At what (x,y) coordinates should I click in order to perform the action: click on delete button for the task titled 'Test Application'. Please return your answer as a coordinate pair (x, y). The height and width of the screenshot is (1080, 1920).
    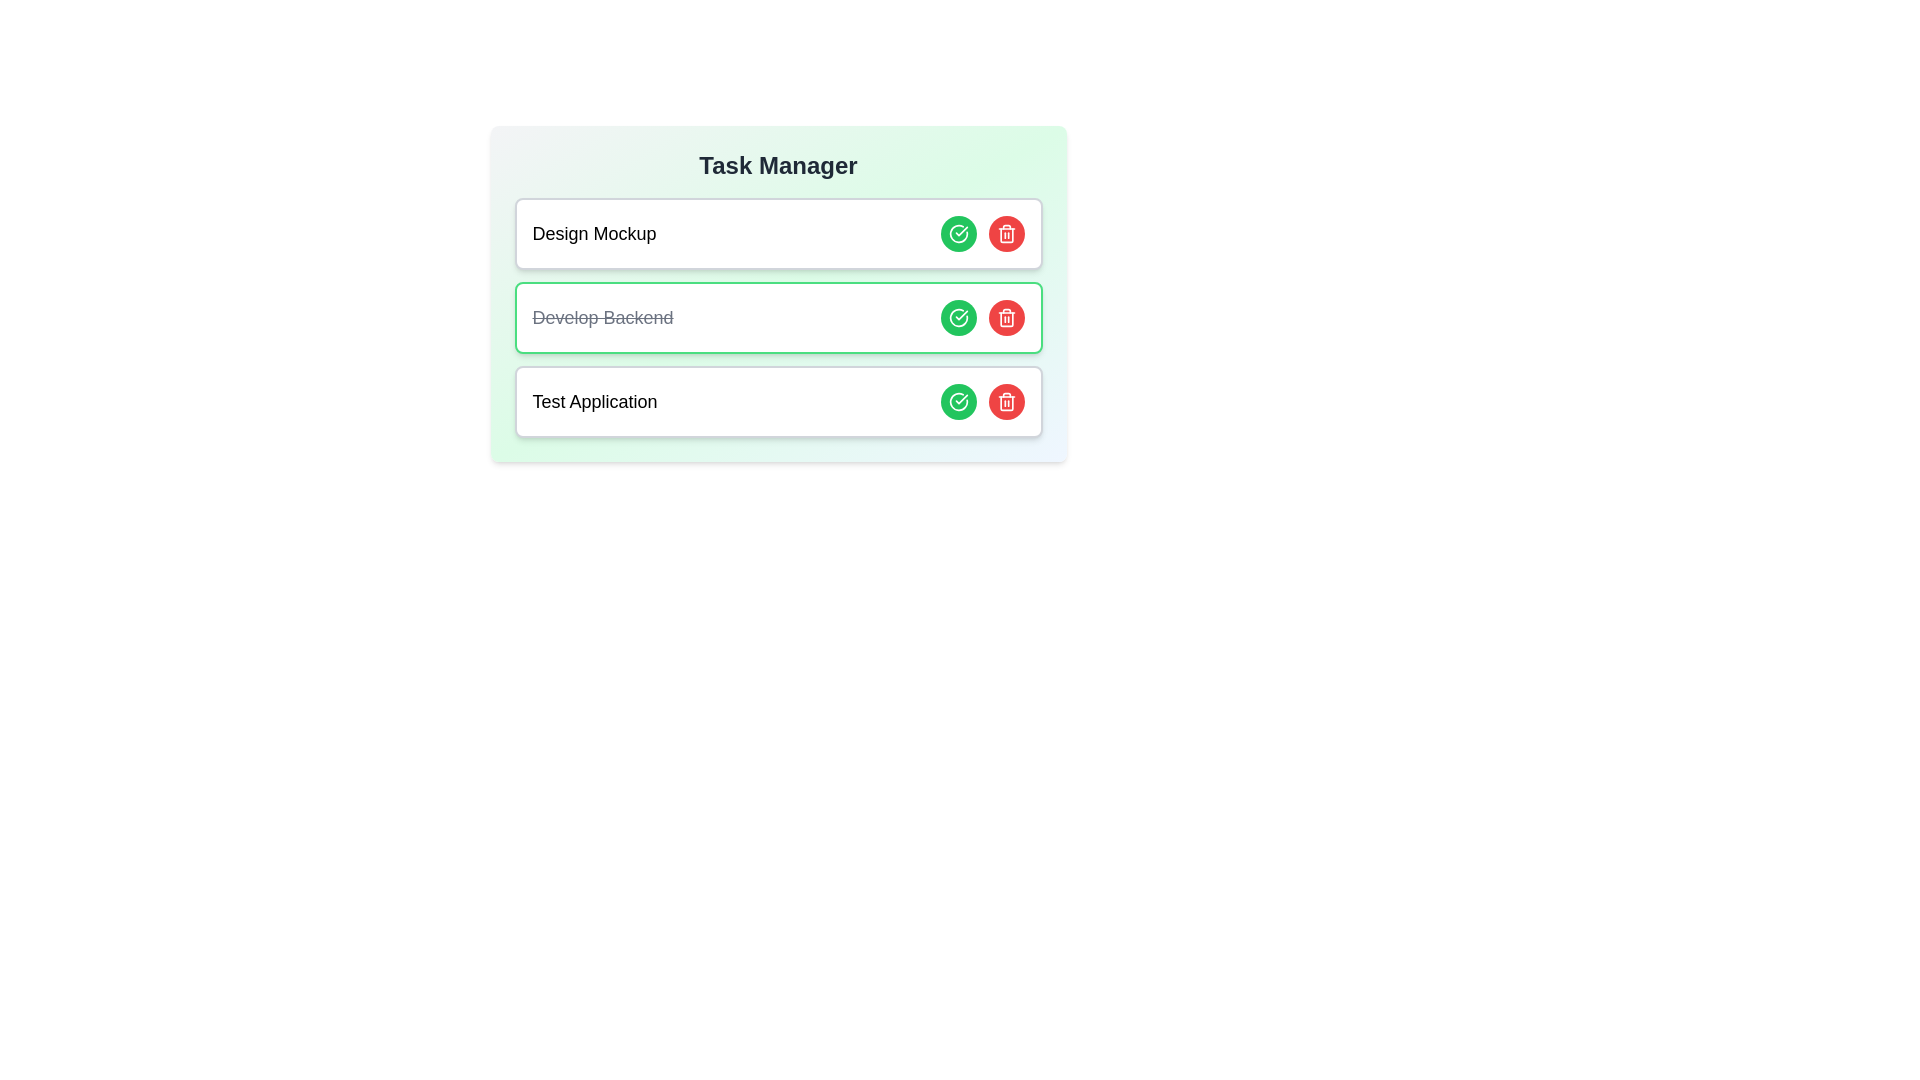
    Looking at the image, I should click on (1006, 401).